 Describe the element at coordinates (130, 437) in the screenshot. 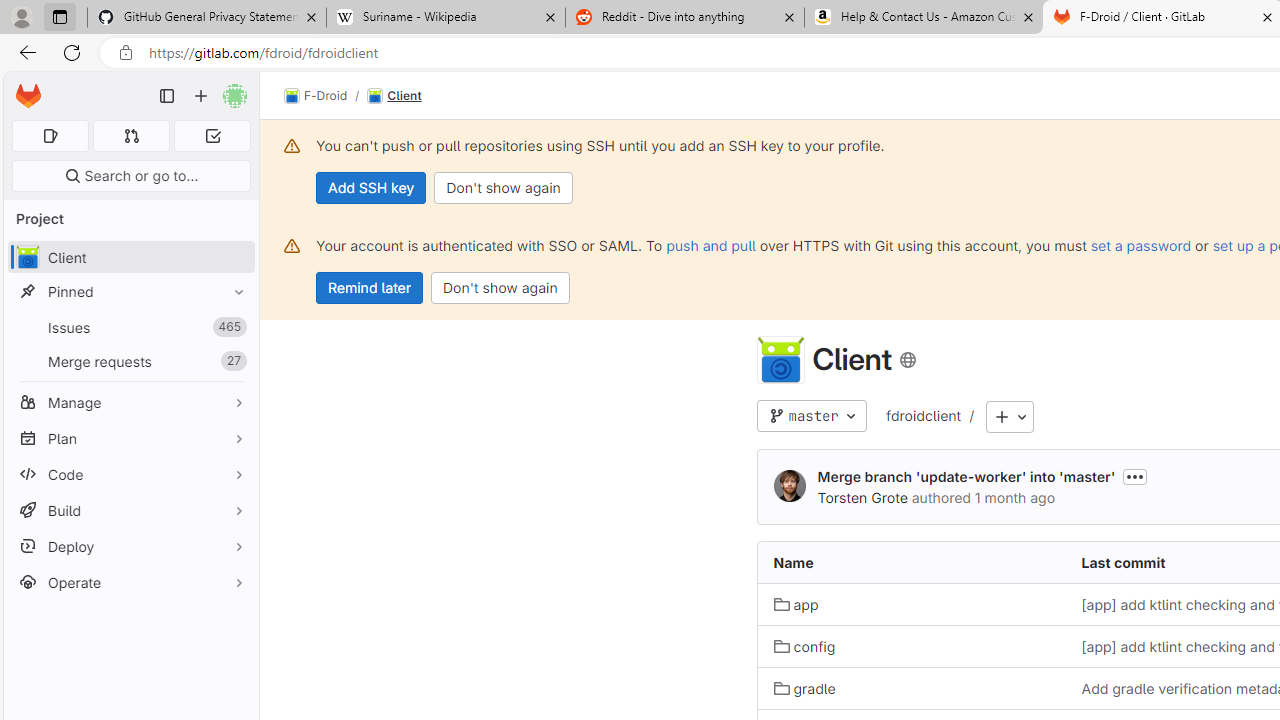

I see `'Plan'` at that location.